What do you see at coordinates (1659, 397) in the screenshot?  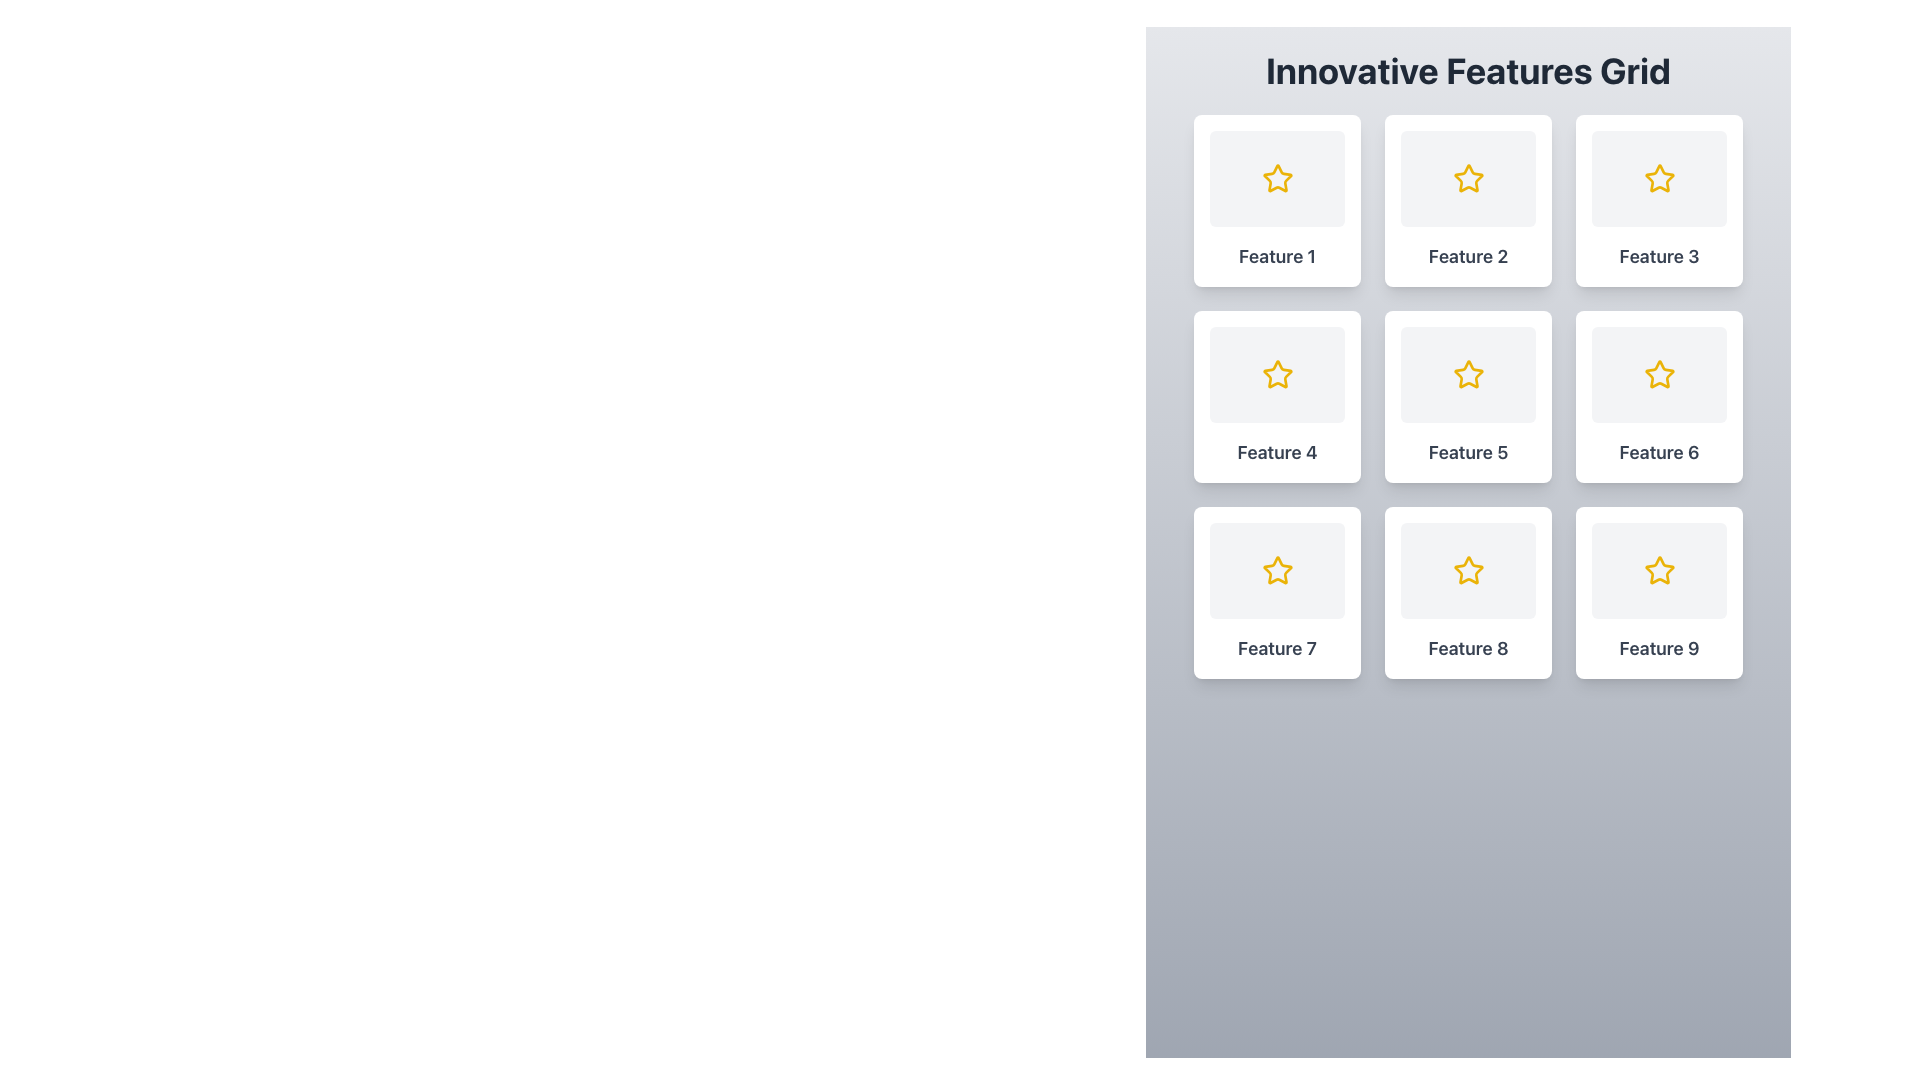 I see `the card element featuring a yellow outlined star icon and the label 'Feature 6' in bold gray text, located in the third column of the second row of the 'Innovative Features Grid'` at bounding box center [1659, 397].